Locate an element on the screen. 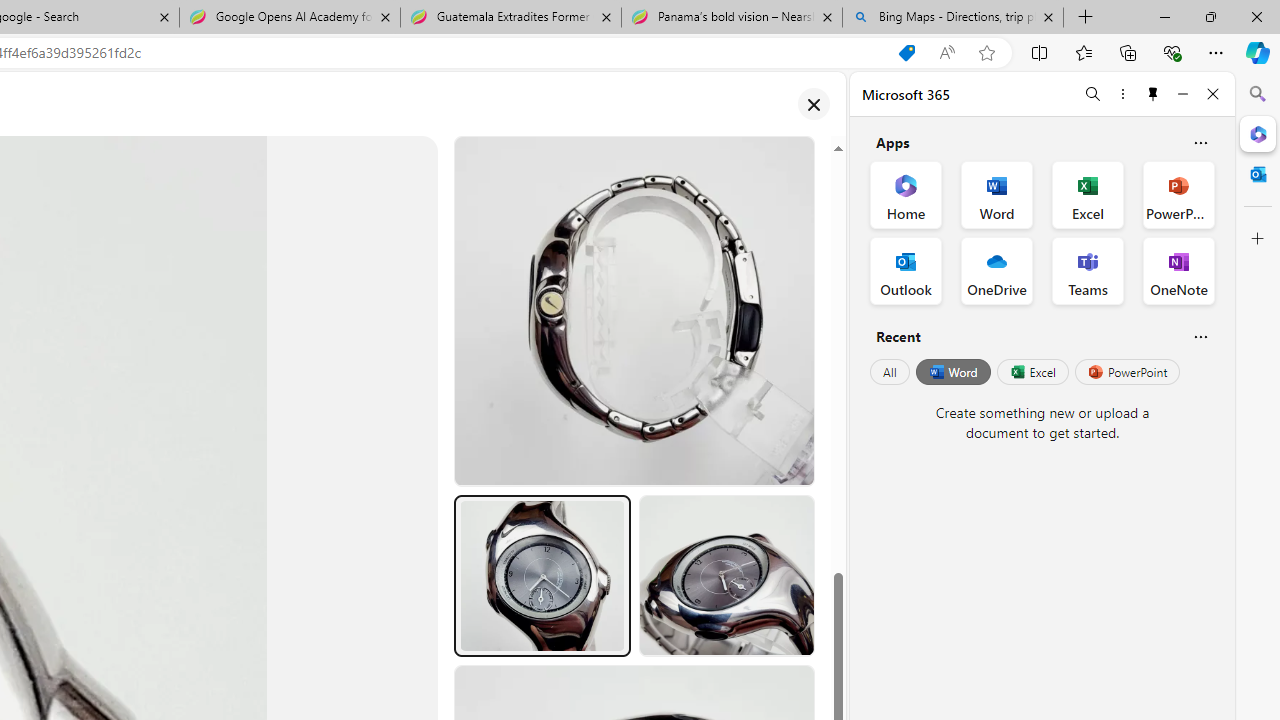  'Excel Office App' is located at coordinates (1087, 195).